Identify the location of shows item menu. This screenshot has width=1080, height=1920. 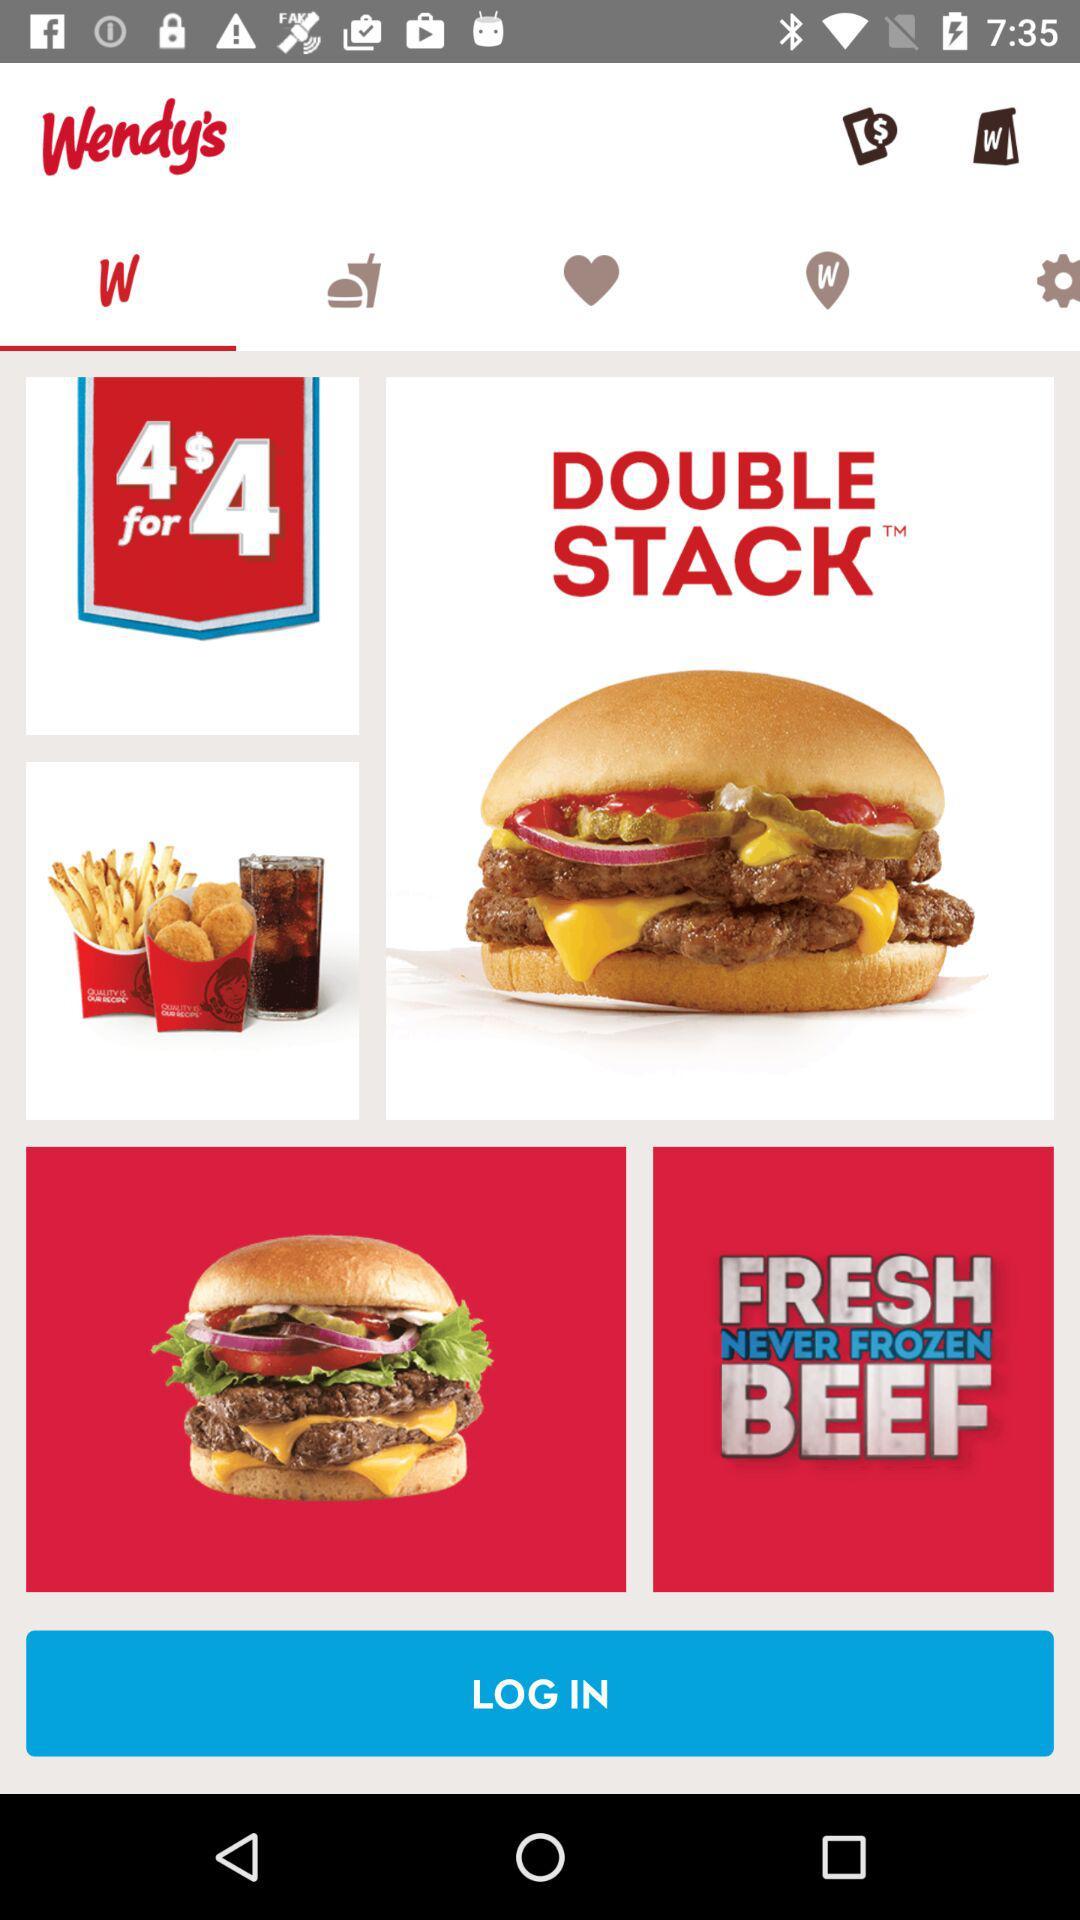
(325, 1368).